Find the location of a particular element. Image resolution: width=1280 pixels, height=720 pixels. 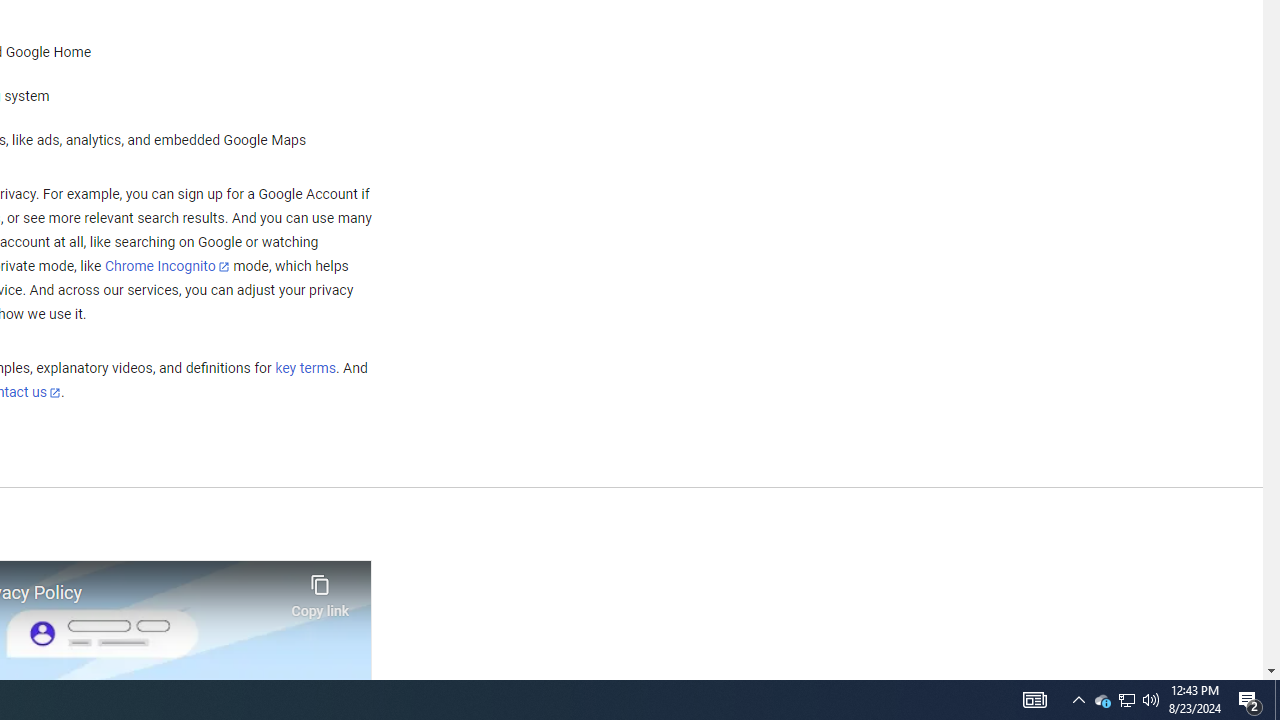

'Copy link' is located at coordinates (320, 590).